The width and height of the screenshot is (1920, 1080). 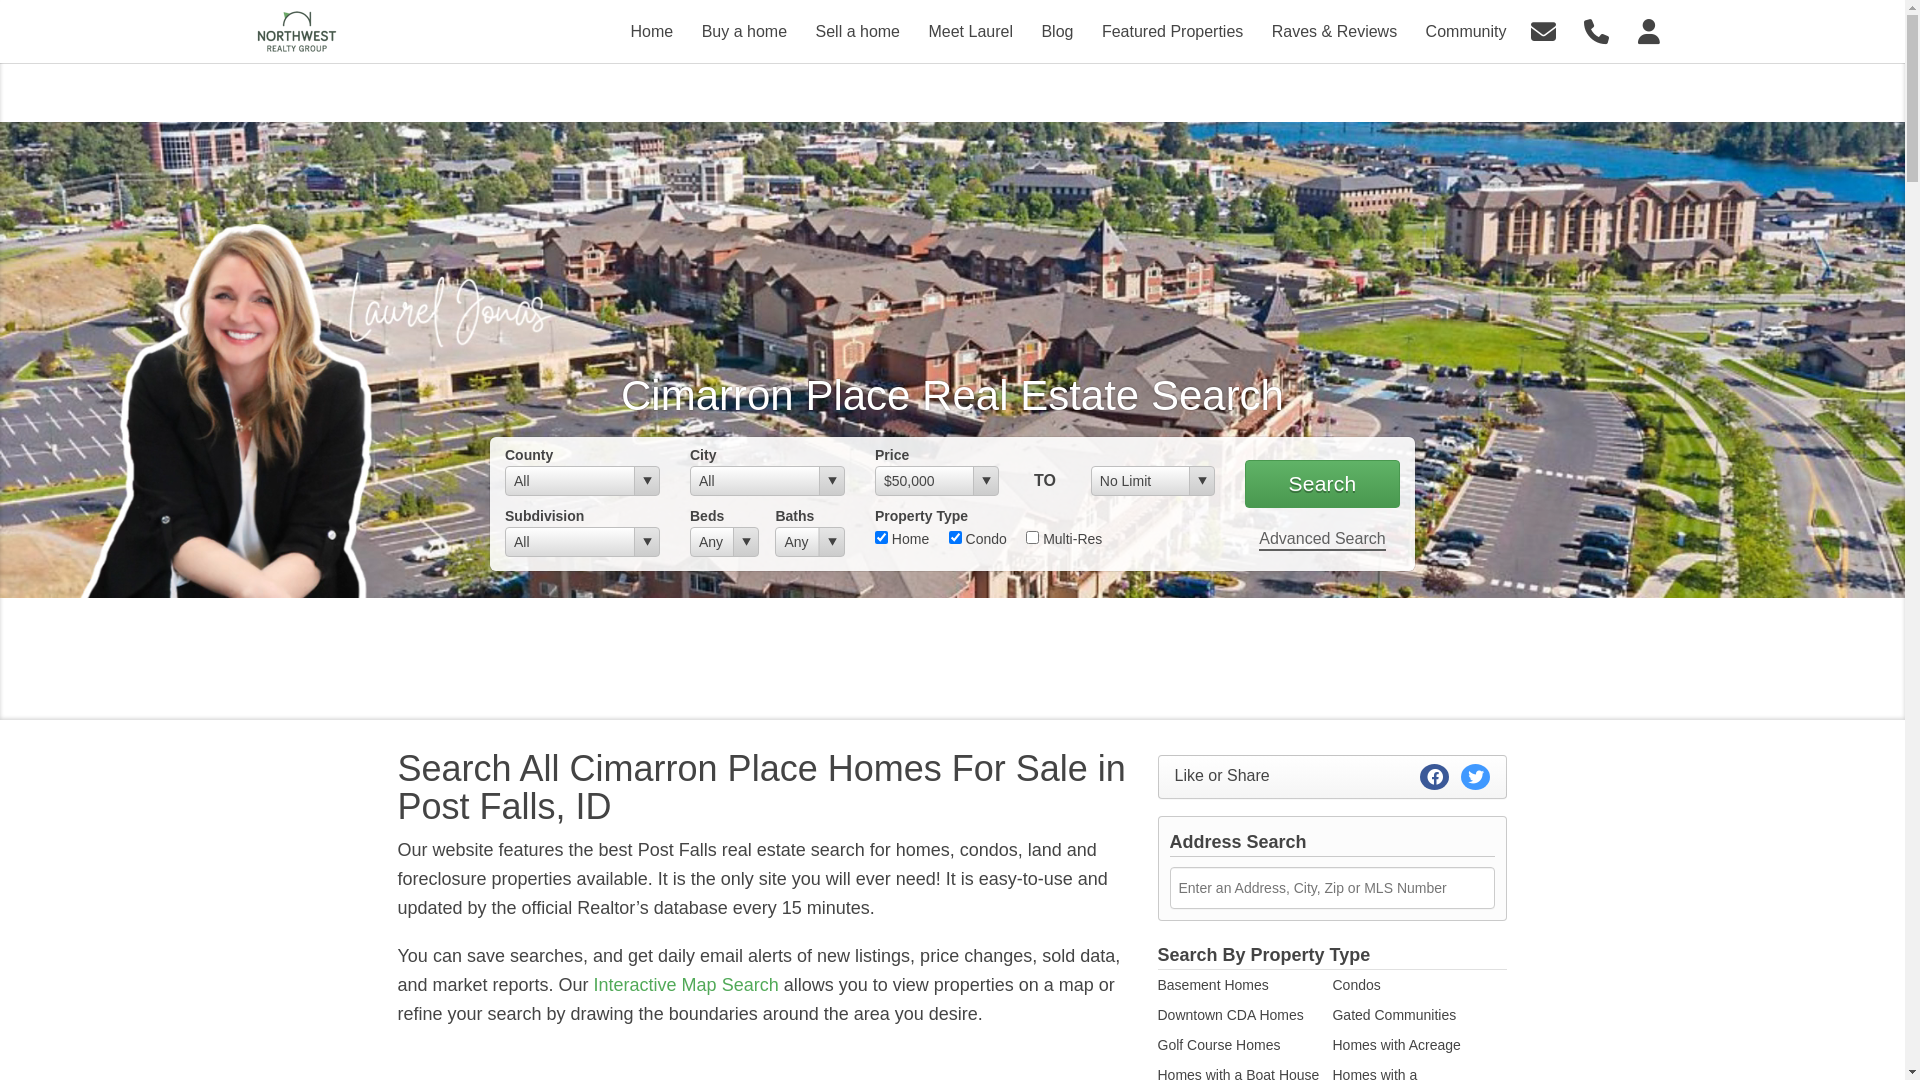 I want to click on 'Home', so click(x=652, y=31).